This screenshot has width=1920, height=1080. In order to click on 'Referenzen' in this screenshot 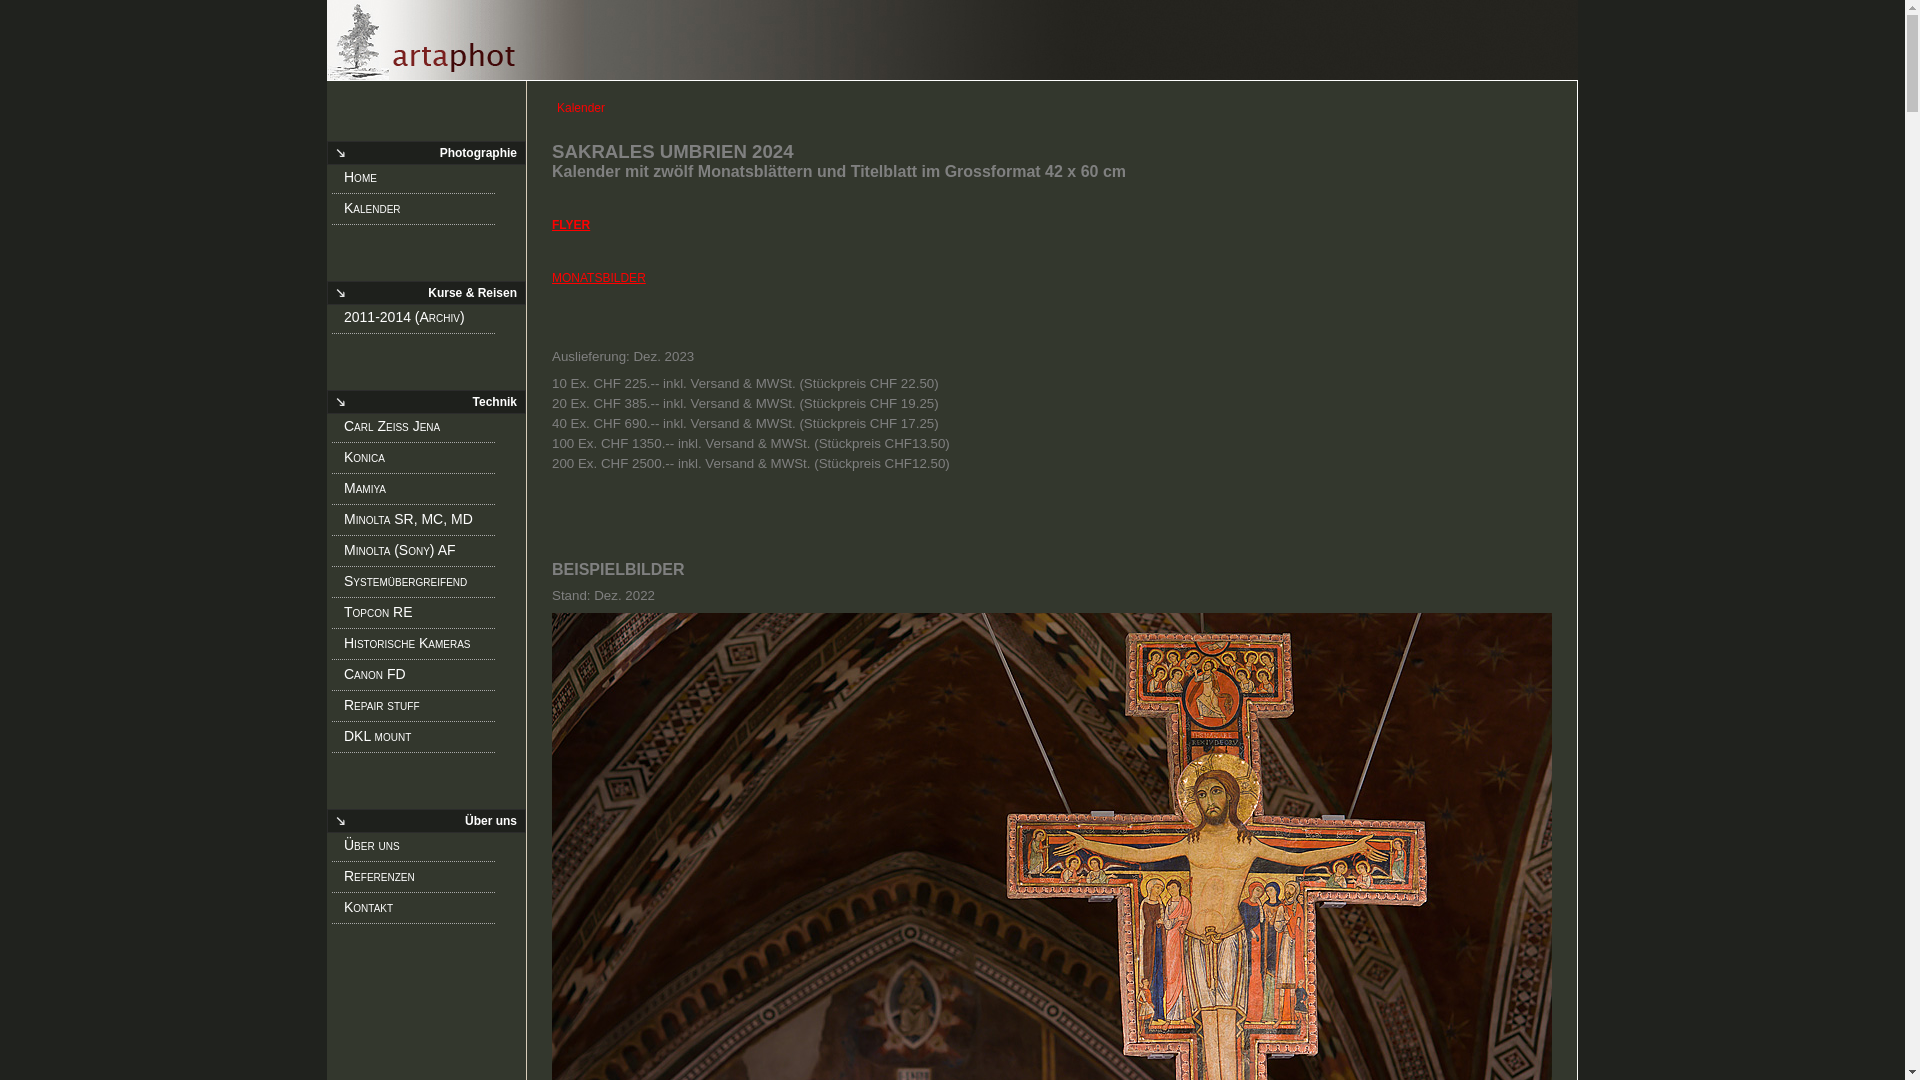, I will do `click(419, 878)`.